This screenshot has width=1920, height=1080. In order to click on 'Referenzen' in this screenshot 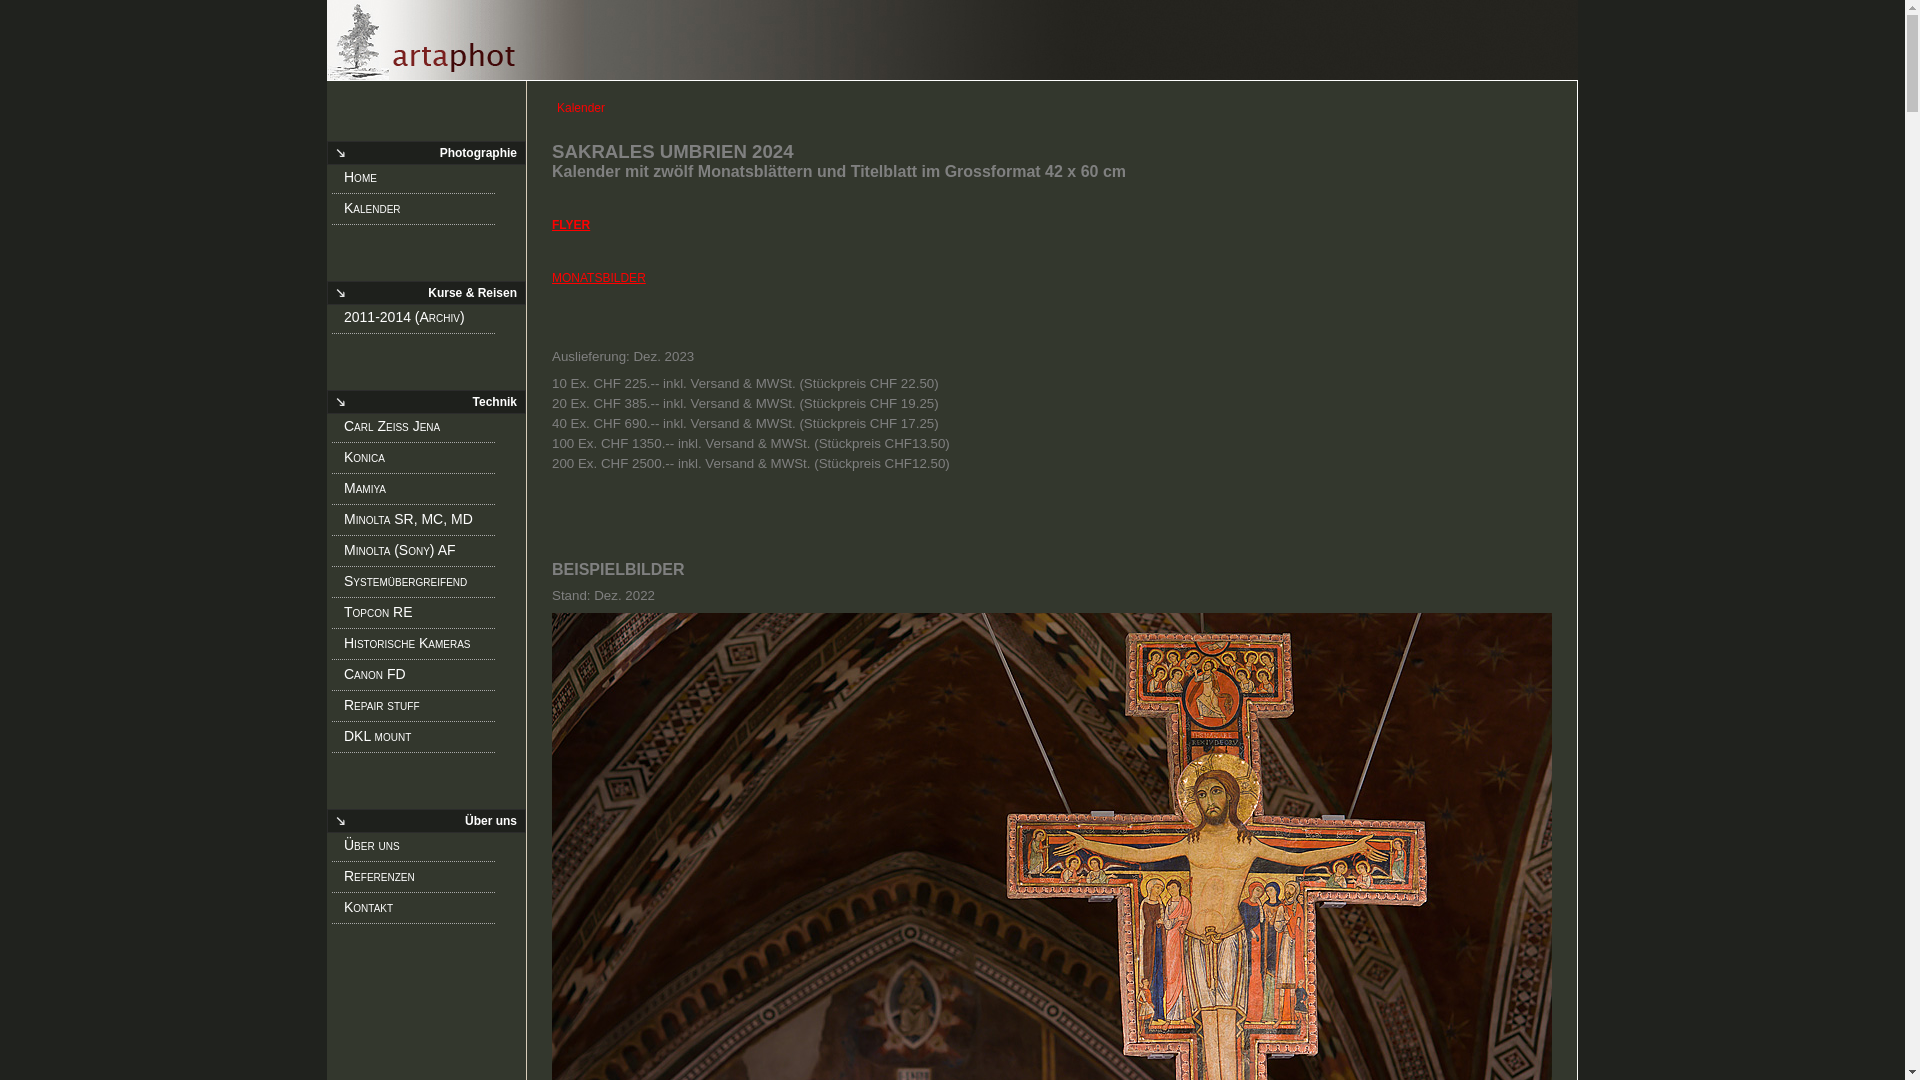, I will do `click(419, 878)`.